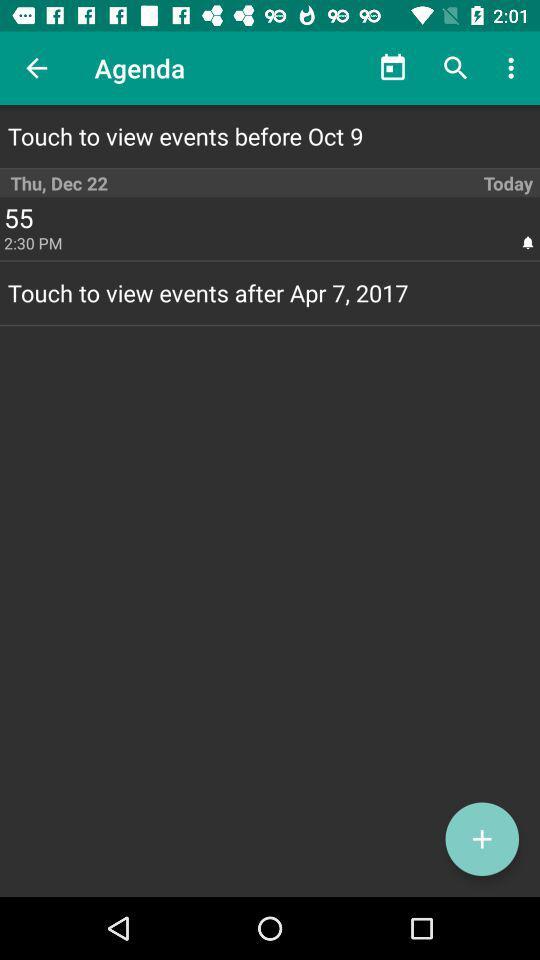 The height and width of the screenshot is (960, 540). I want to click on the add icon, so click(481, 839).